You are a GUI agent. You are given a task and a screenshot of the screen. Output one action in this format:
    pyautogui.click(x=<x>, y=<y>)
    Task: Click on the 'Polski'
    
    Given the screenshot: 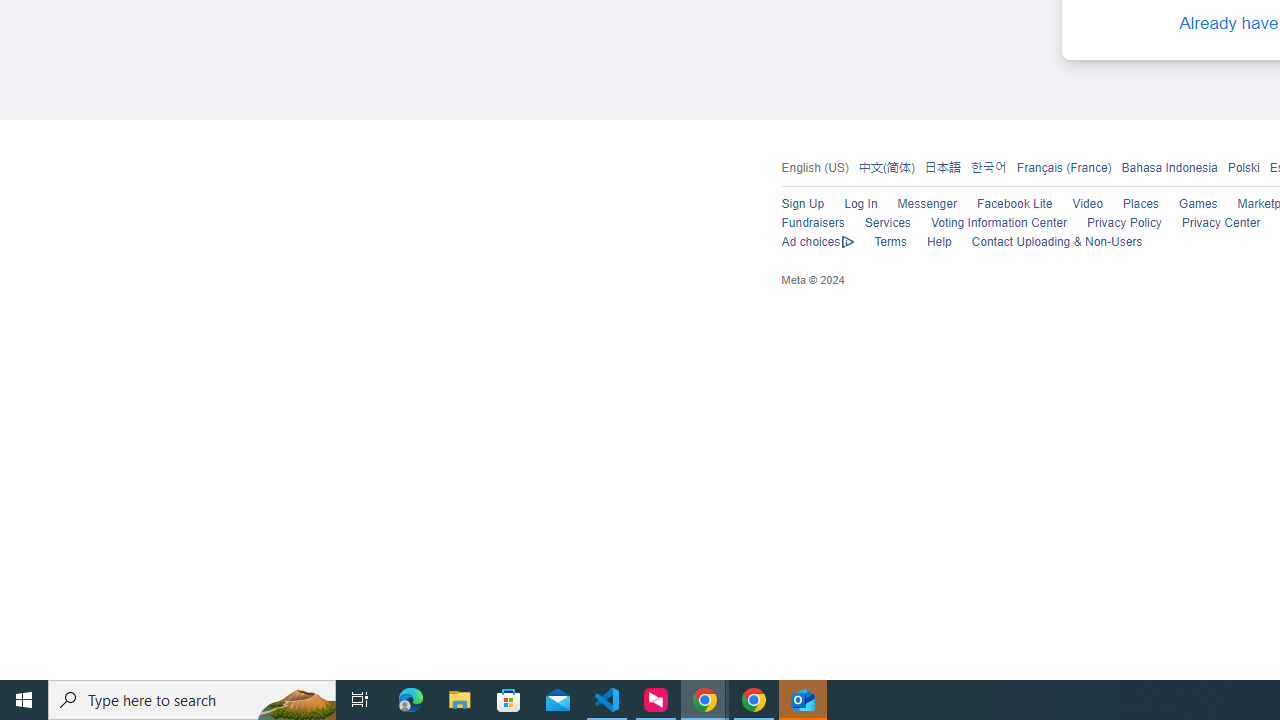 What is the action you would take?
    pyautogui.click(x=1242, y=166)
    